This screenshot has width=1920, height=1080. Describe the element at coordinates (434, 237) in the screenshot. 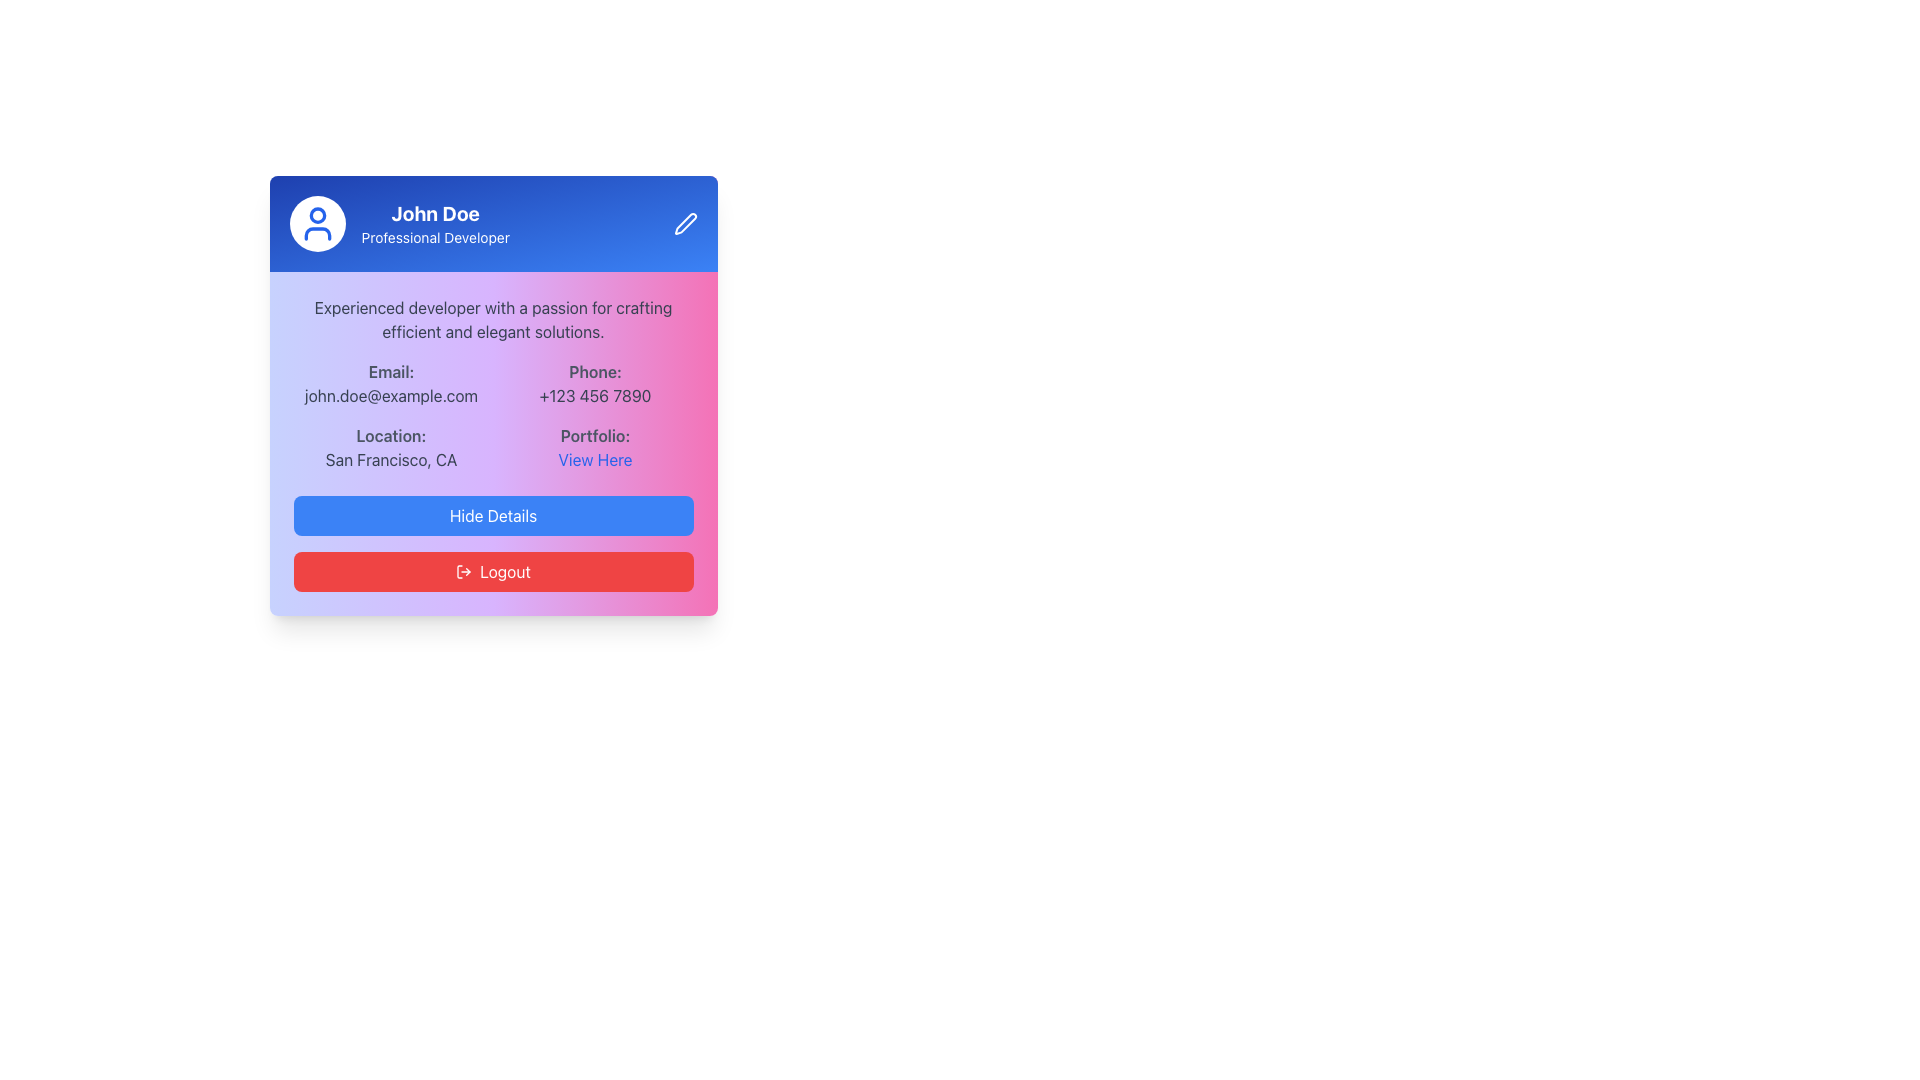

I see `text label 'Professional Developer' displayed in white on a blue background, located beneath the 'John Doe' title in the header section of the card` at that location.